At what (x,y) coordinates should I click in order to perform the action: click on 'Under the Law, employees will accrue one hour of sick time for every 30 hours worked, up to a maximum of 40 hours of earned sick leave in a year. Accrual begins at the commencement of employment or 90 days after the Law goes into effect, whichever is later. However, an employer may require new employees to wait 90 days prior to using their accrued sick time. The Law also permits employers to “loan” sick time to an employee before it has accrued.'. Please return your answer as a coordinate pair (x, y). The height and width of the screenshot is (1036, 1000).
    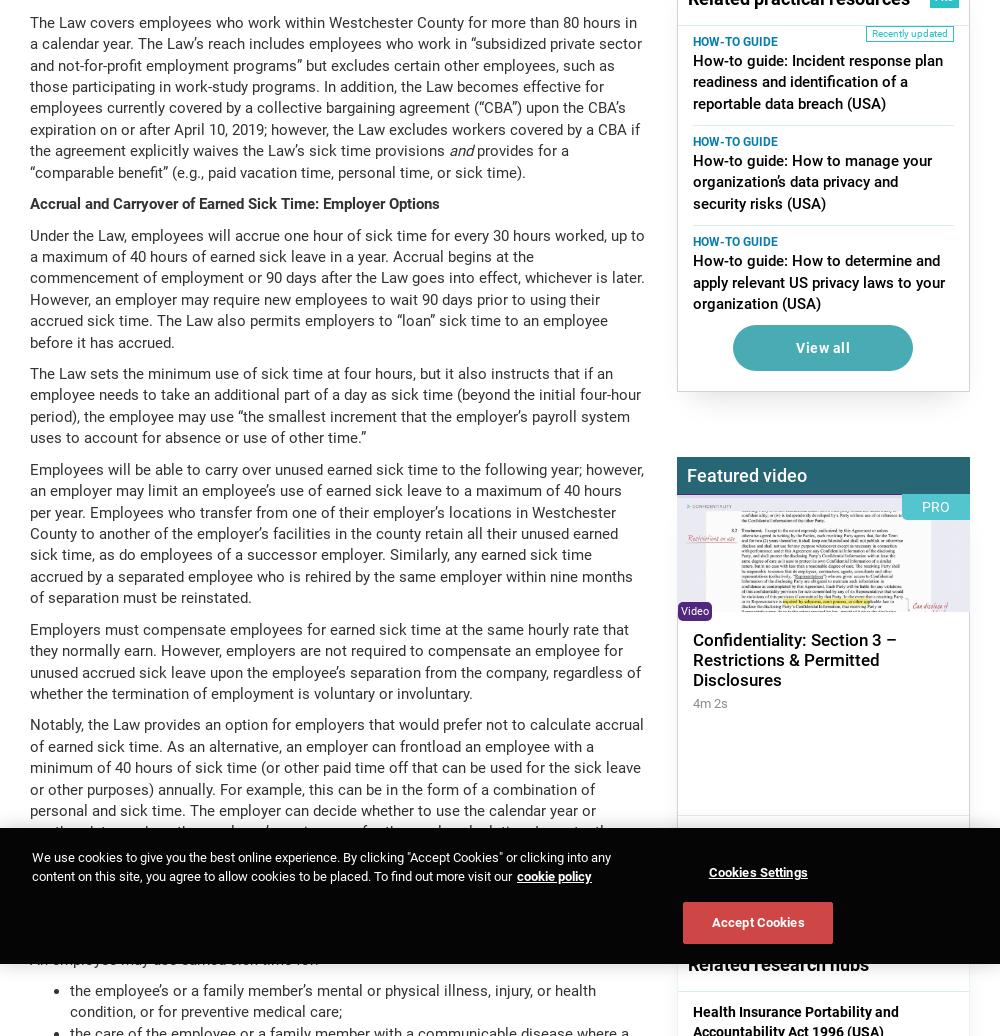
    Looking at the image, I should click on (336, 288).